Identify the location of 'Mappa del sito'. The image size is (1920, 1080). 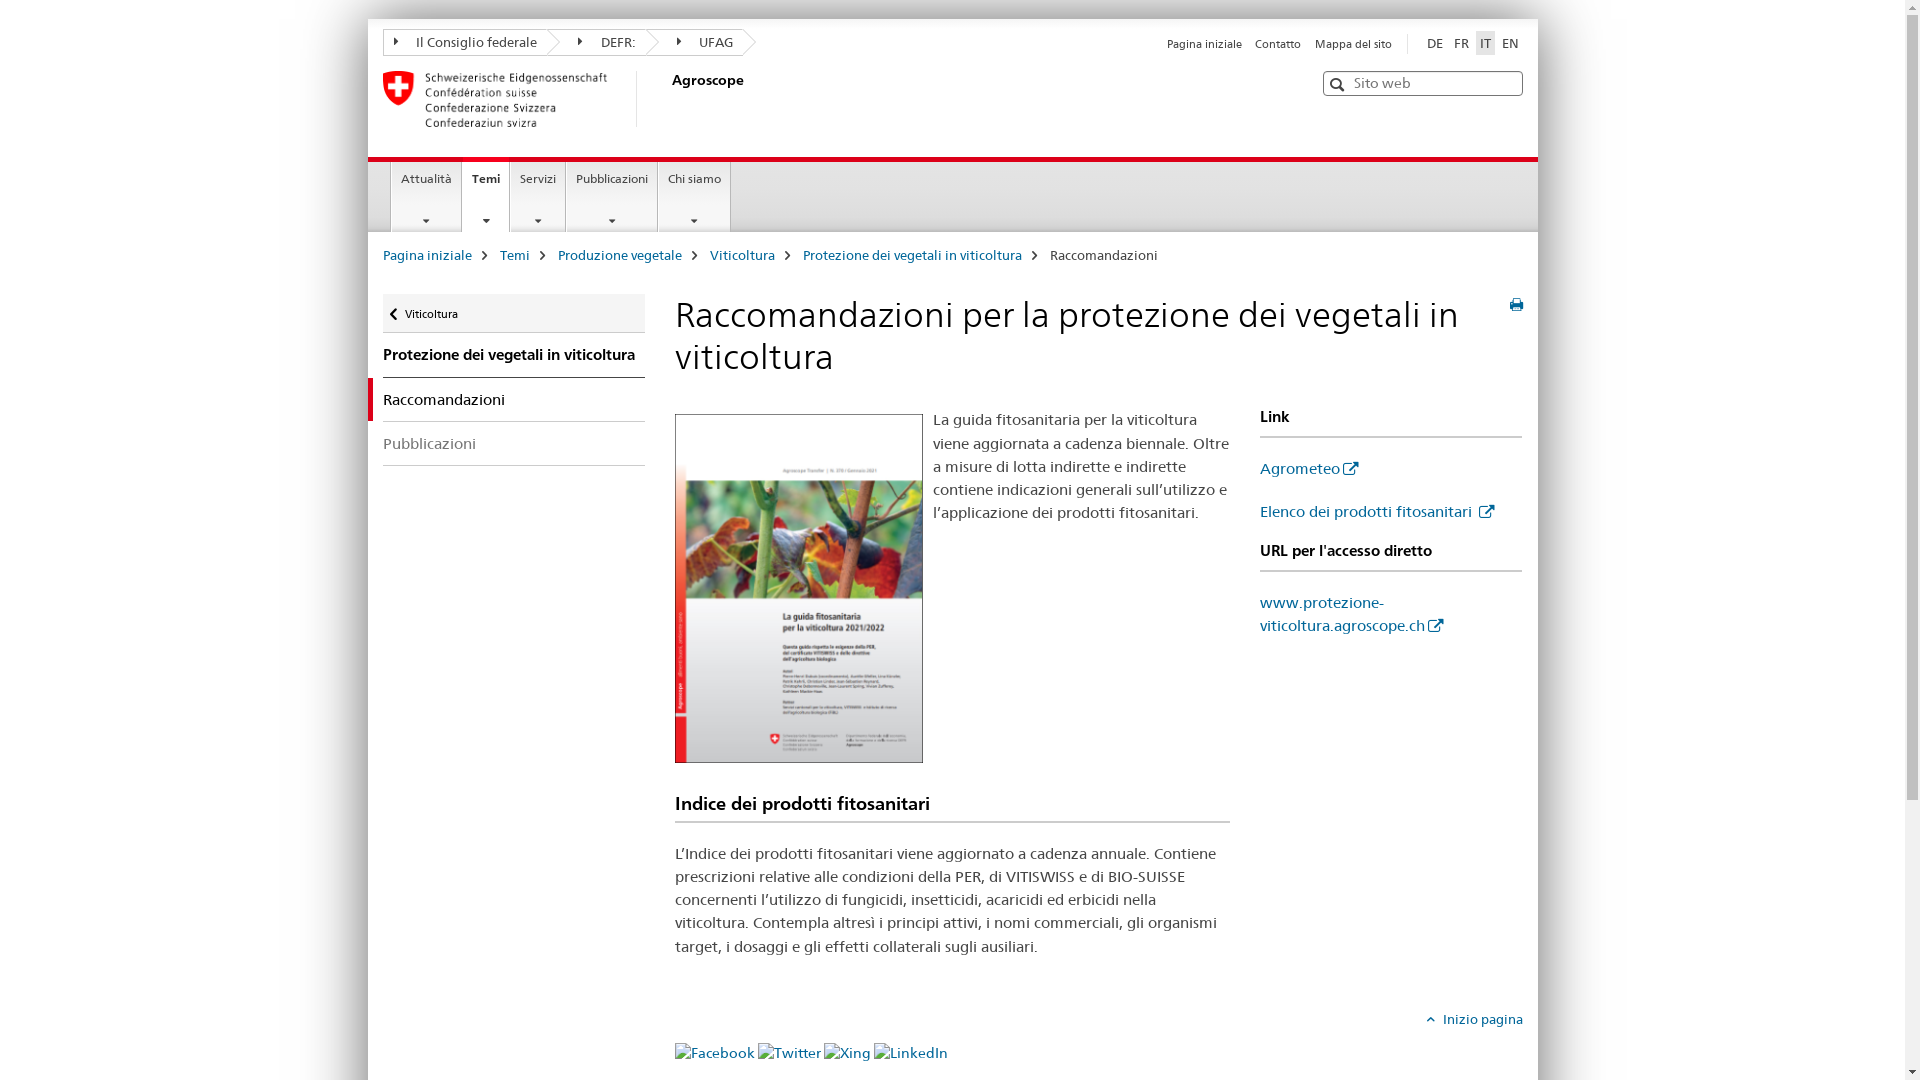
(1314, 43).